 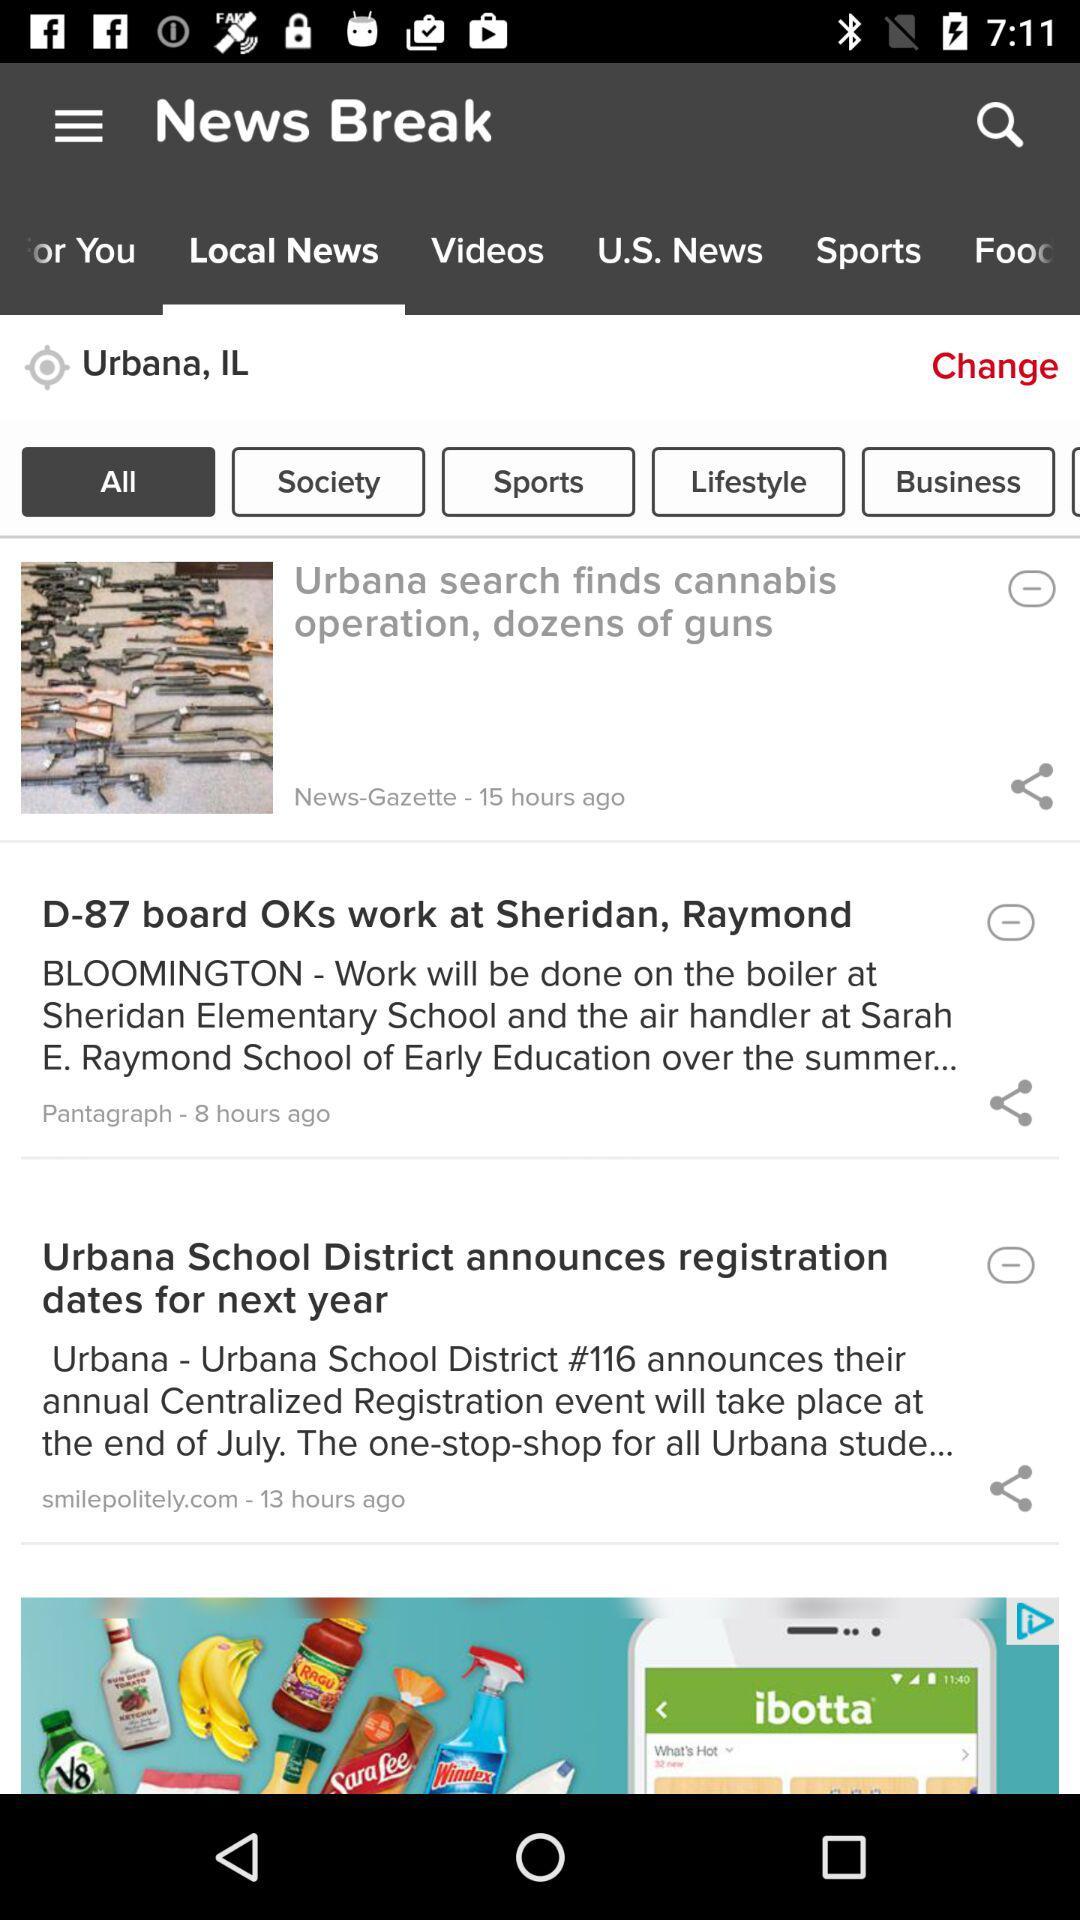 What do you see at coordinates (145, 687) in the screenshot?
I see `the first image under all button` at bounding box center [145, 687].